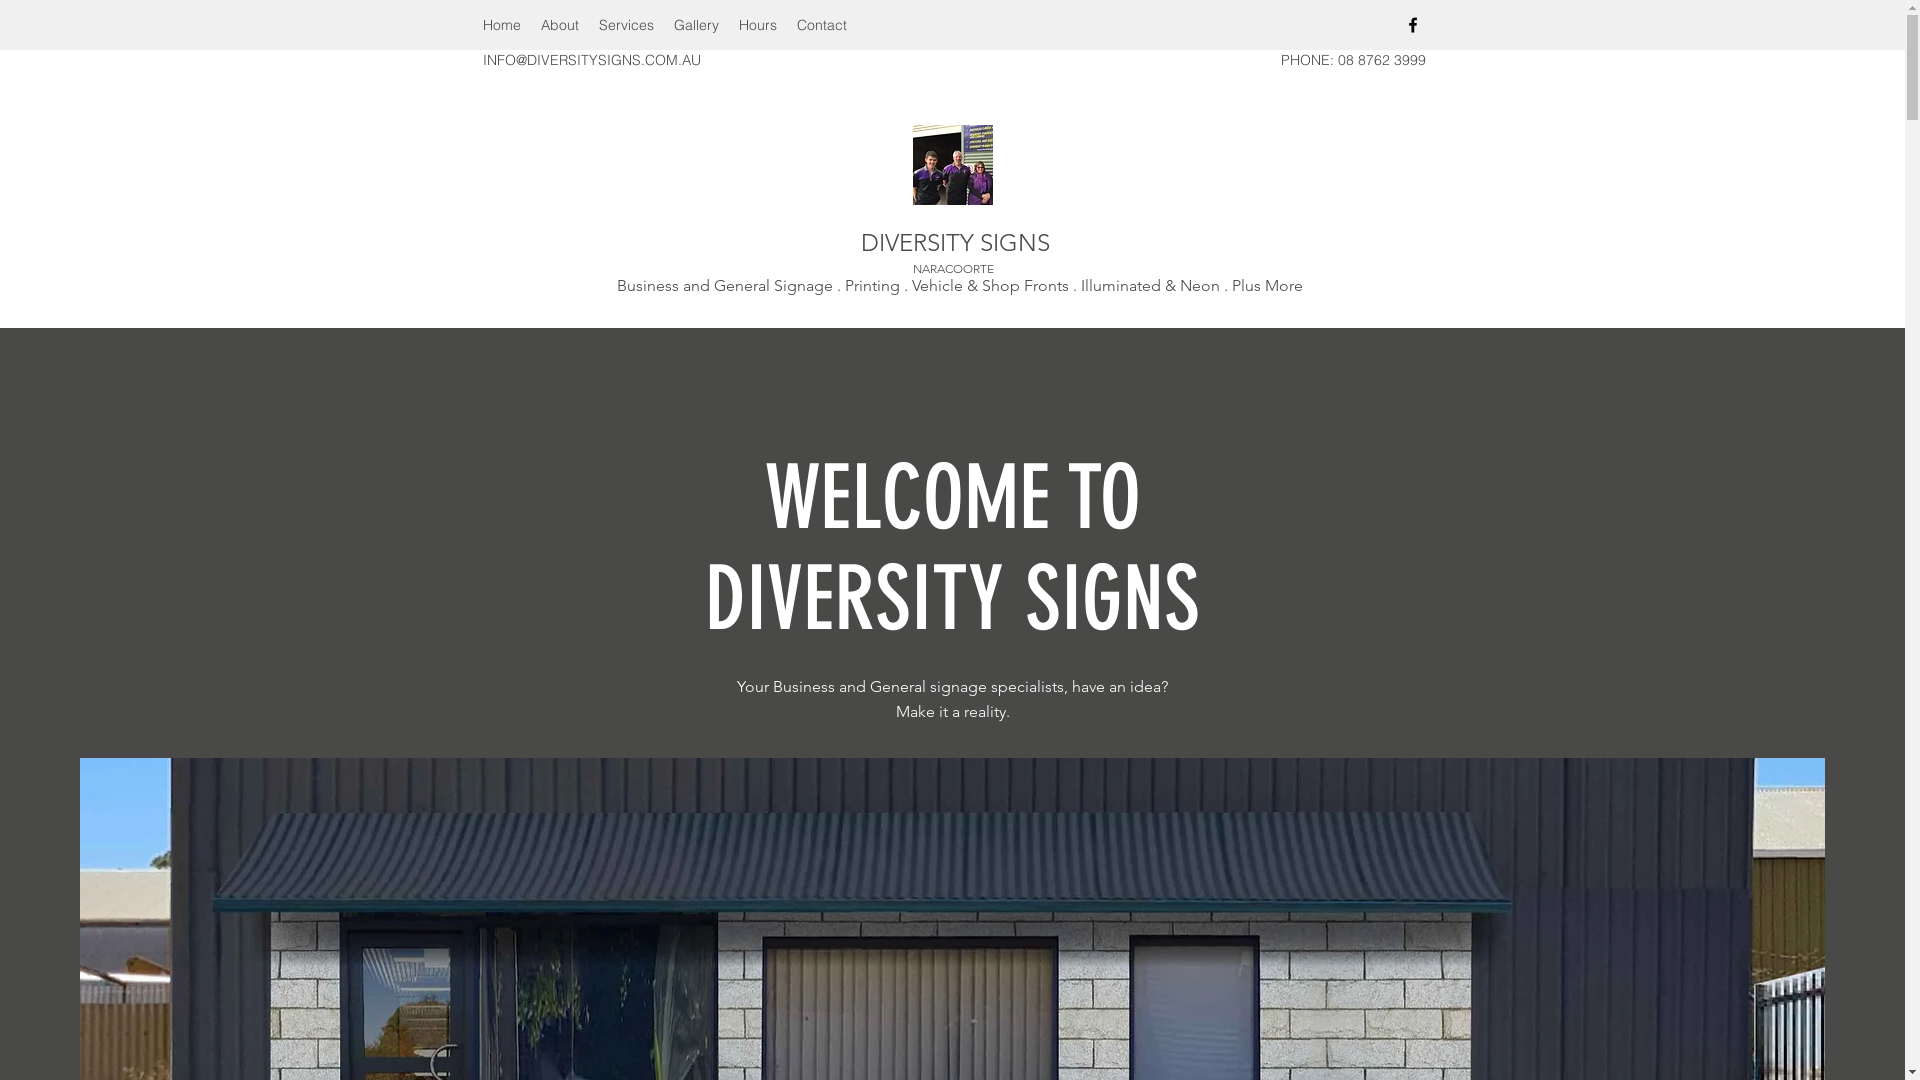  I want to click on 'Hours', so click(756, 24).